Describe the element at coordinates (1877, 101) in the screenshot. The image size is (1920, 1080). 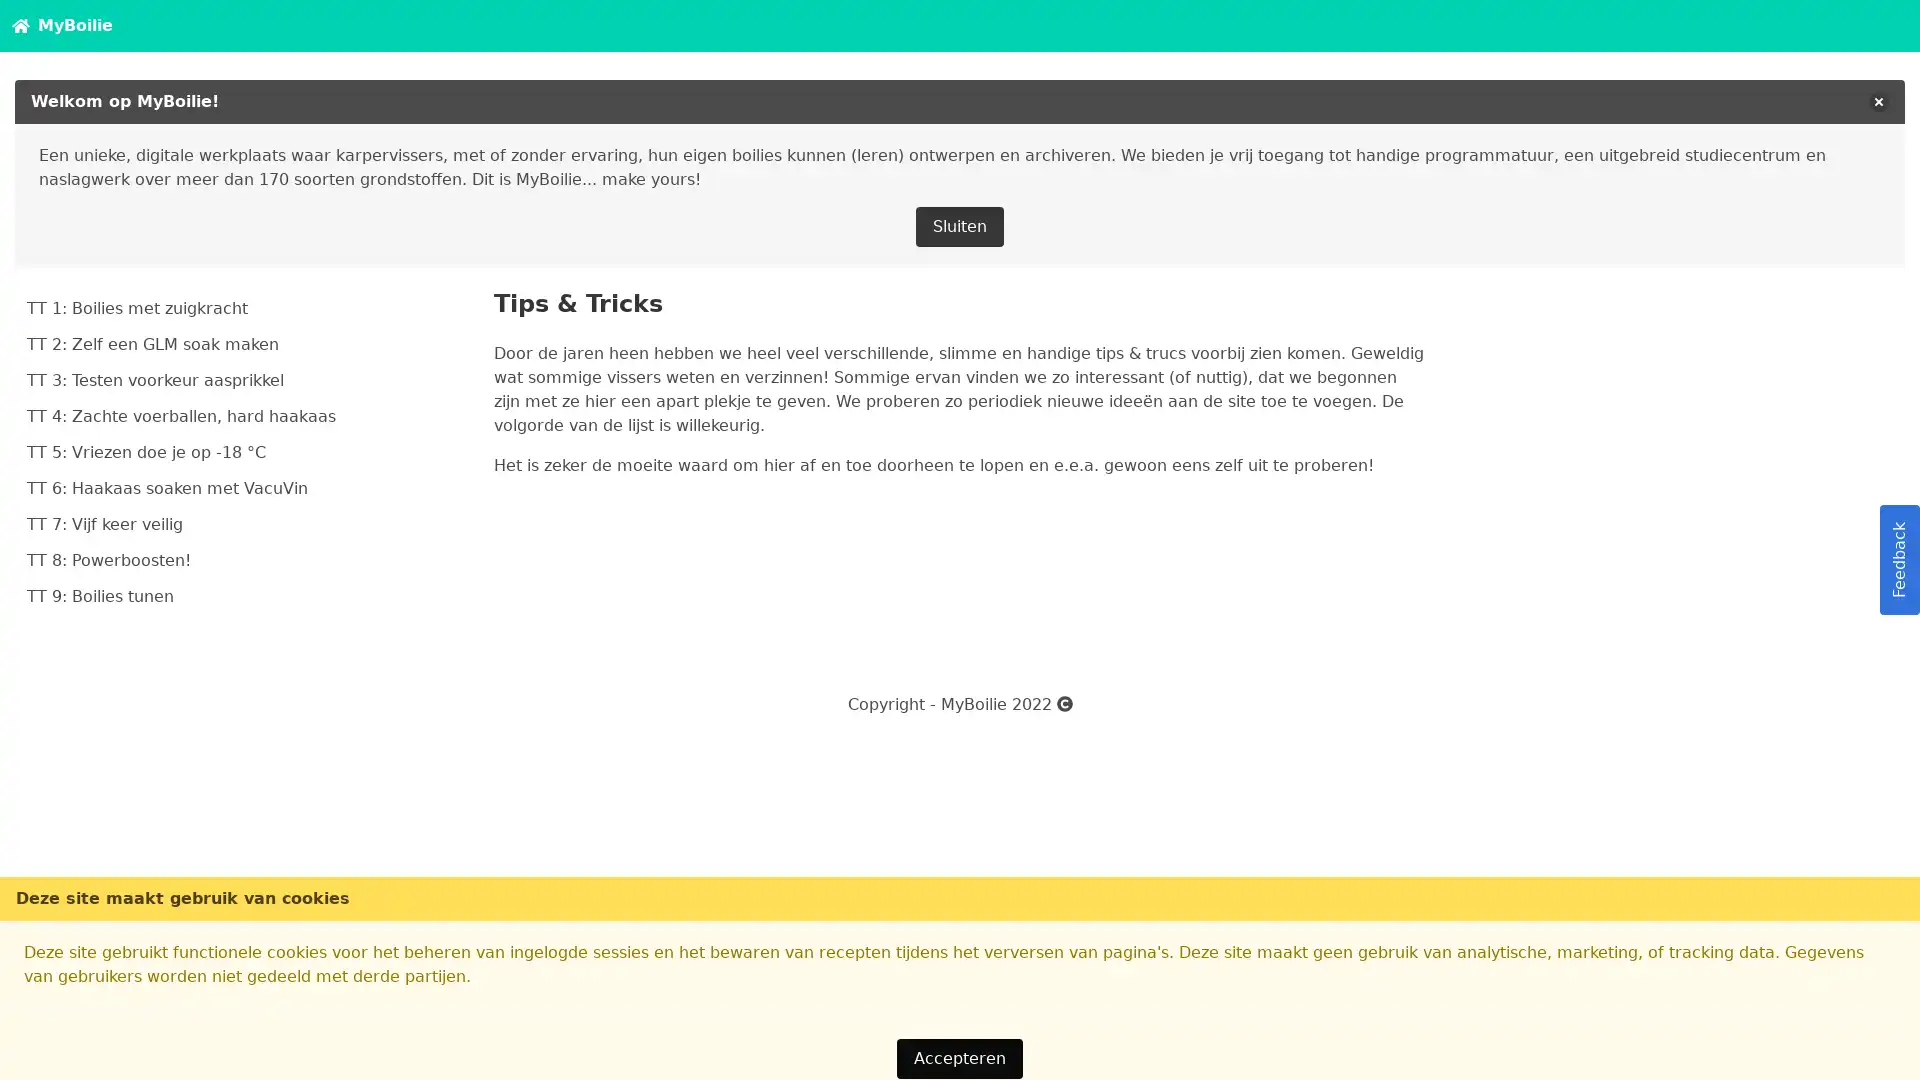
I see `delete` at that location.